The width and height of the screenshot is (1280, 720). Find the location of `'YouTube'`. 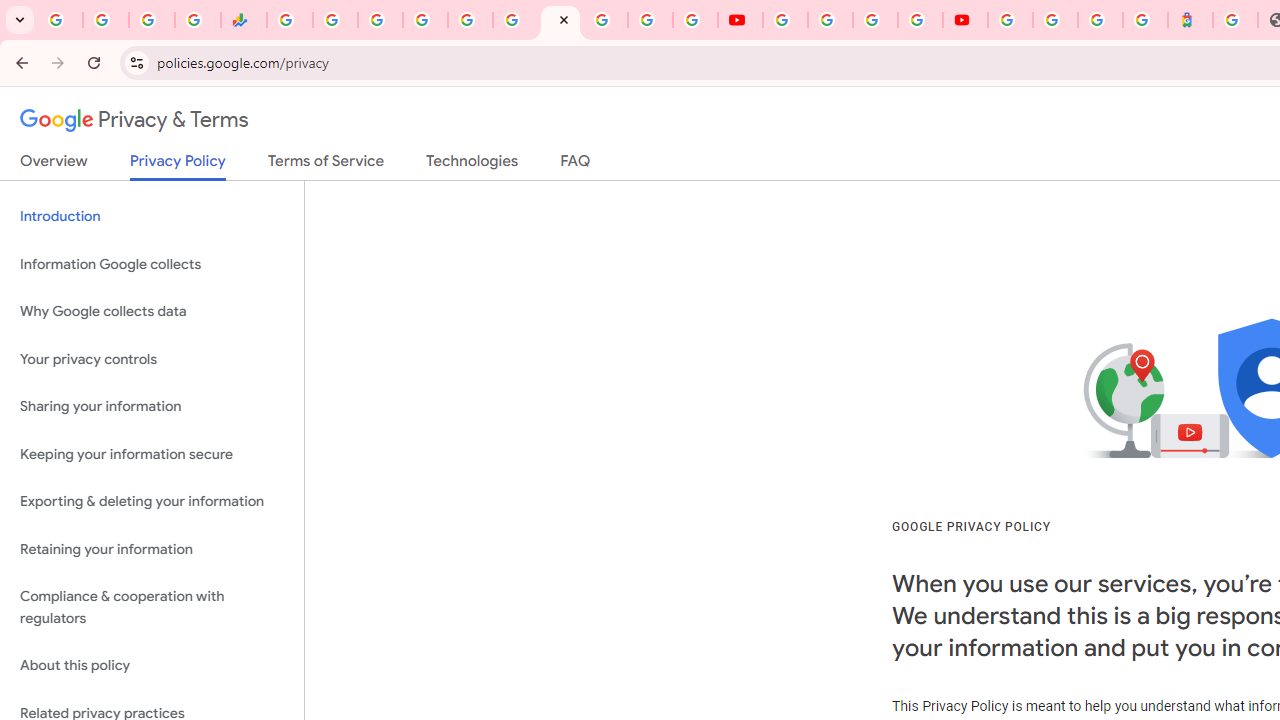

'YouTube' is located at coordinates (784, 20).